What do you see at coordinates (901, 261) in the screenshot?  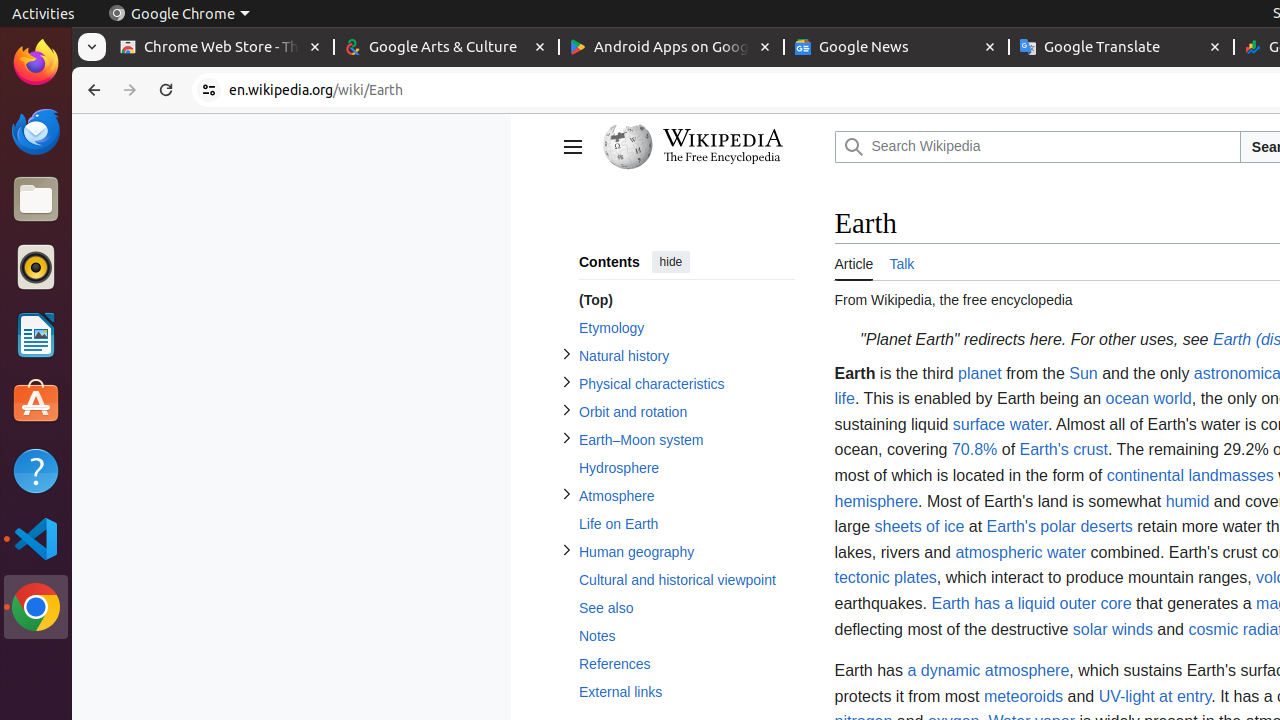 I see `'Talk'` at bounding box center [901, 261].